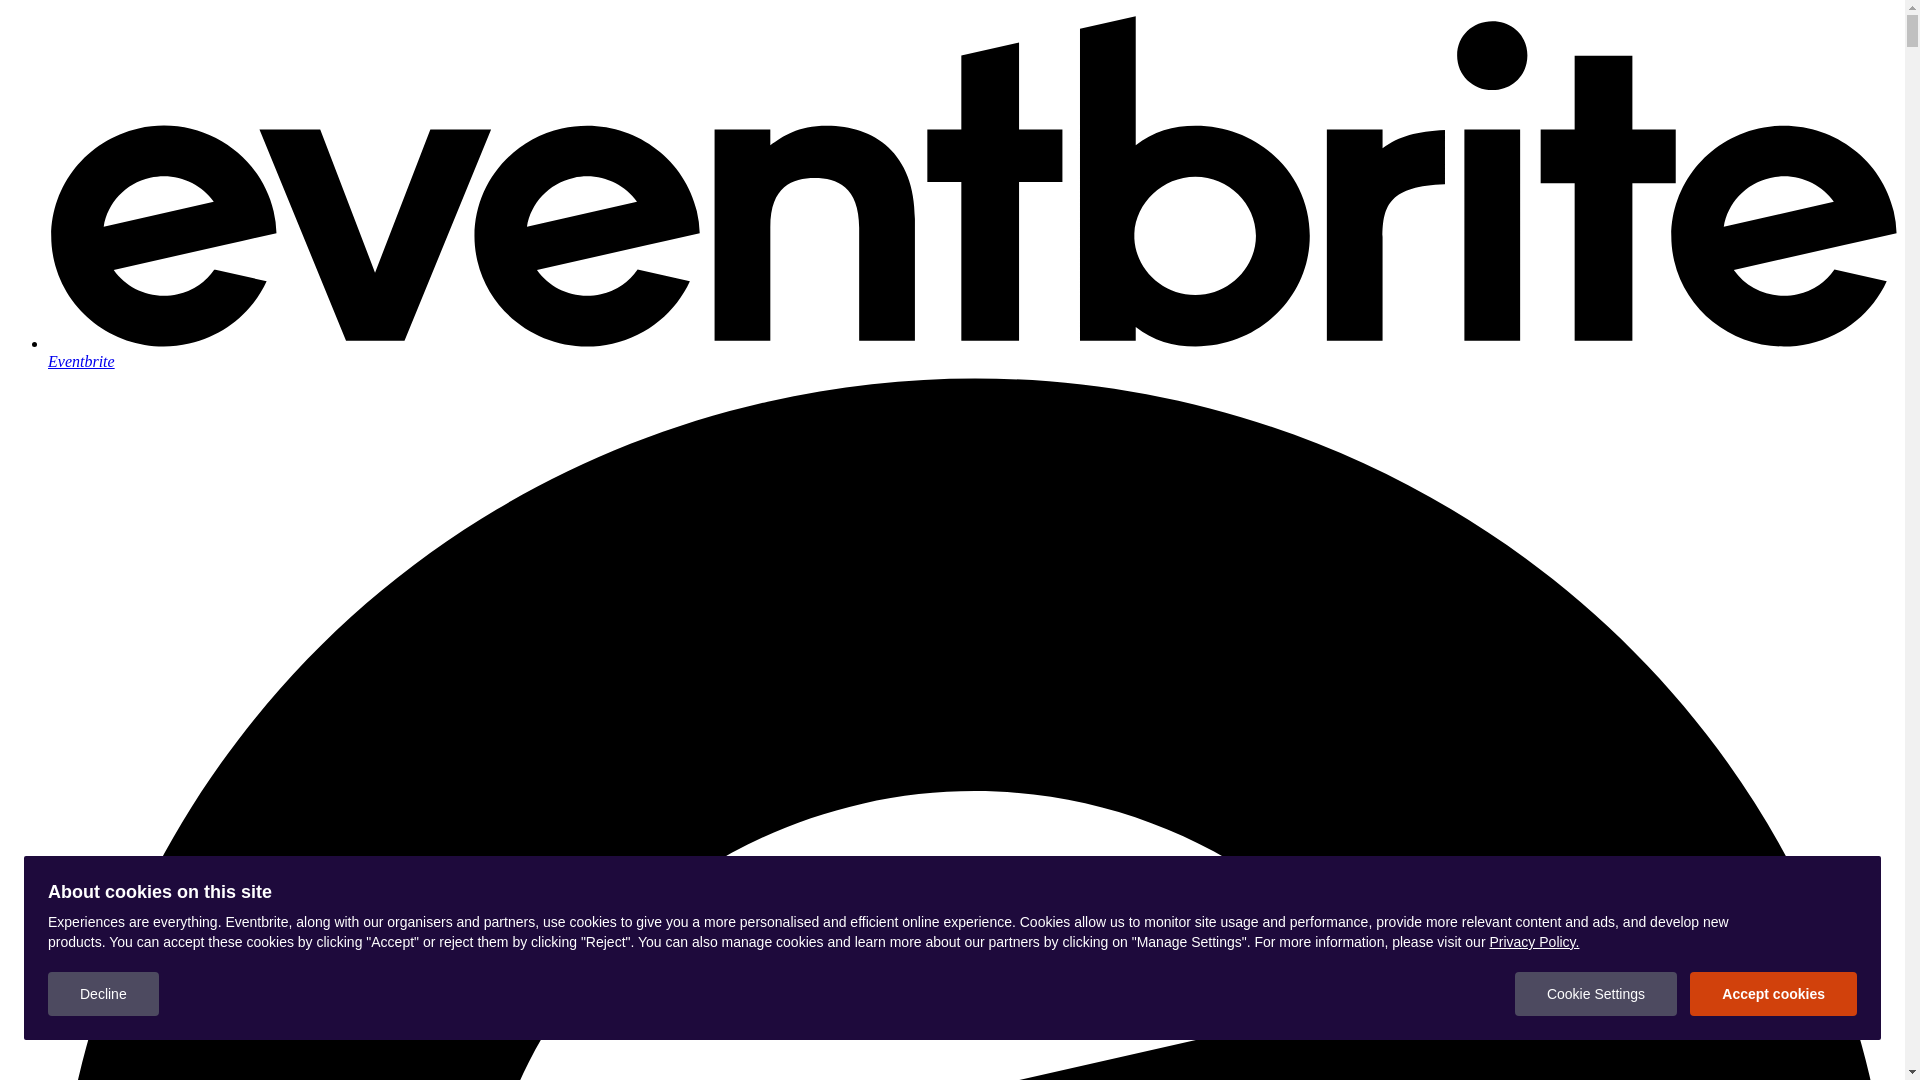  Describe the element at coordinates (1595, 994) in the screenshot. I see `'Cookie Settings'` at that location.